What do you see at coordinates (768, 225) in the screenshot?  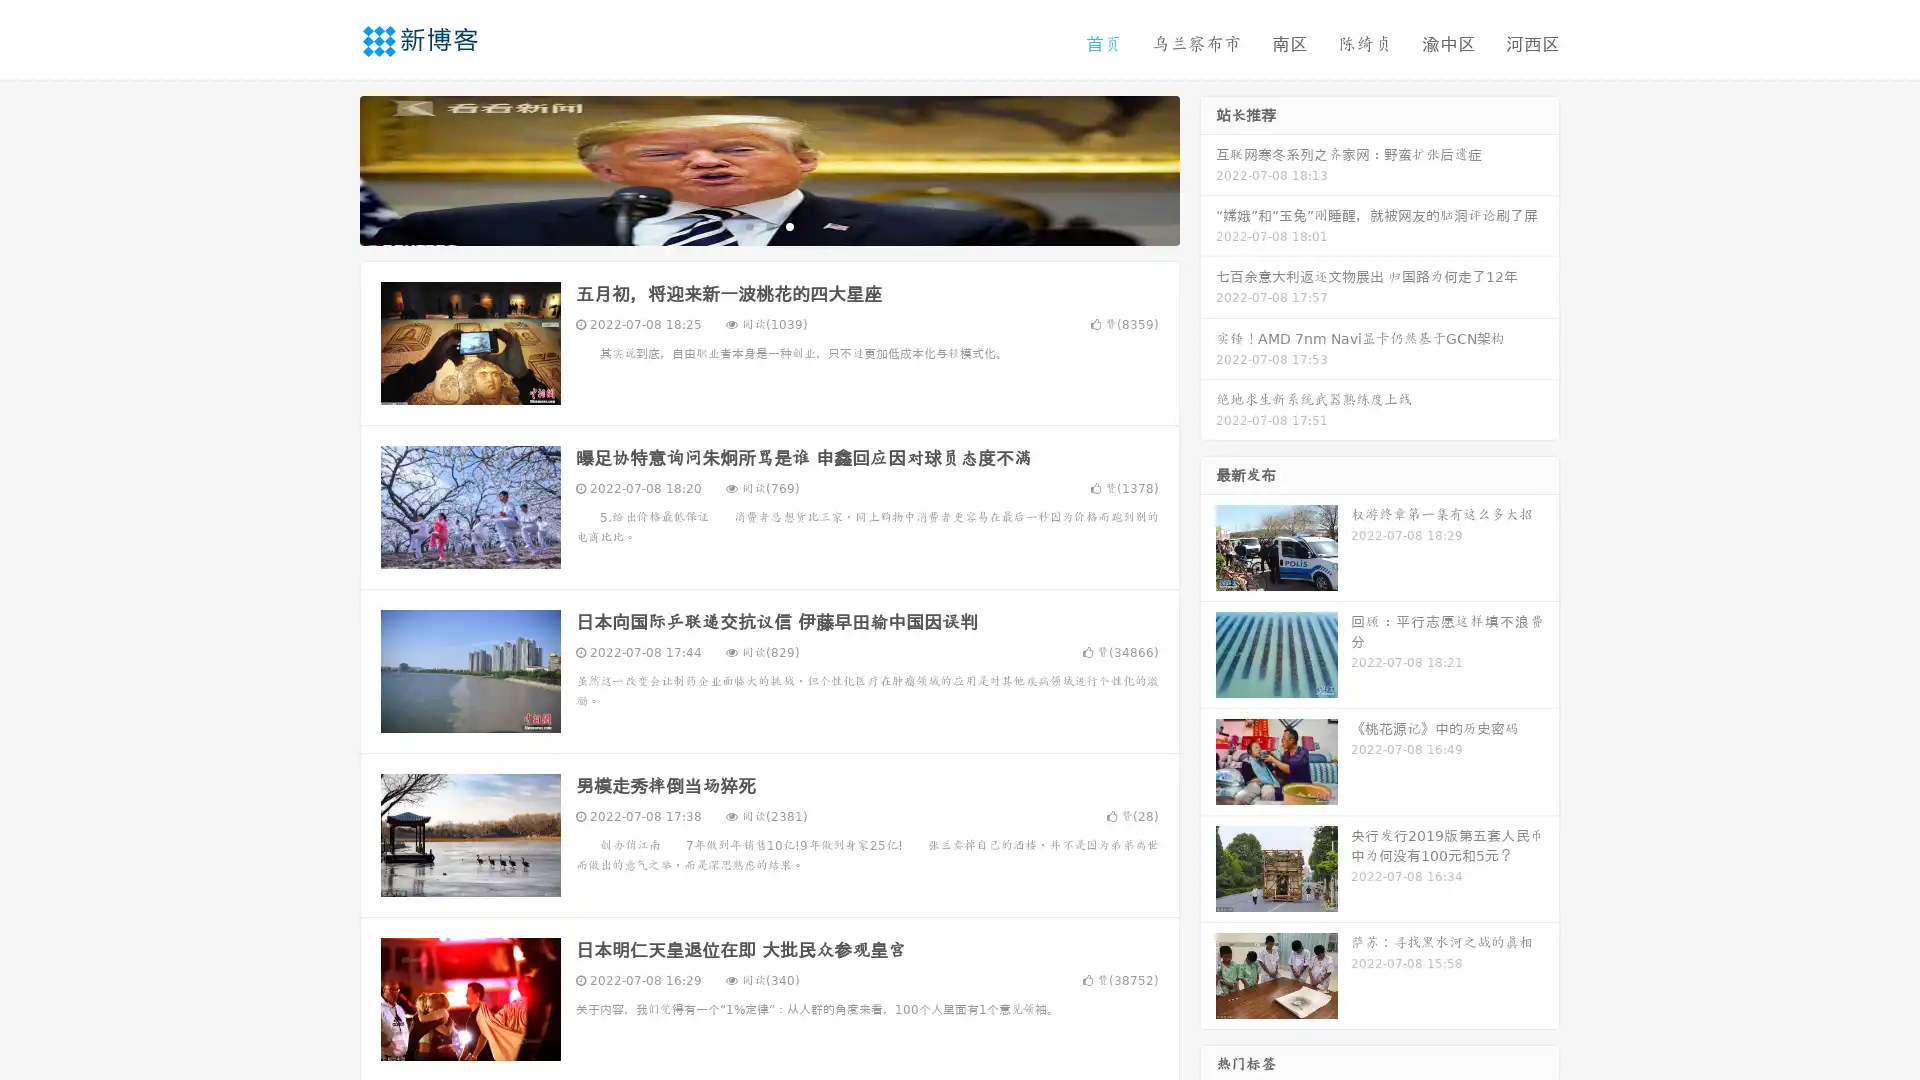 I see `Go to slide 2` at bounding box center [768, 225].